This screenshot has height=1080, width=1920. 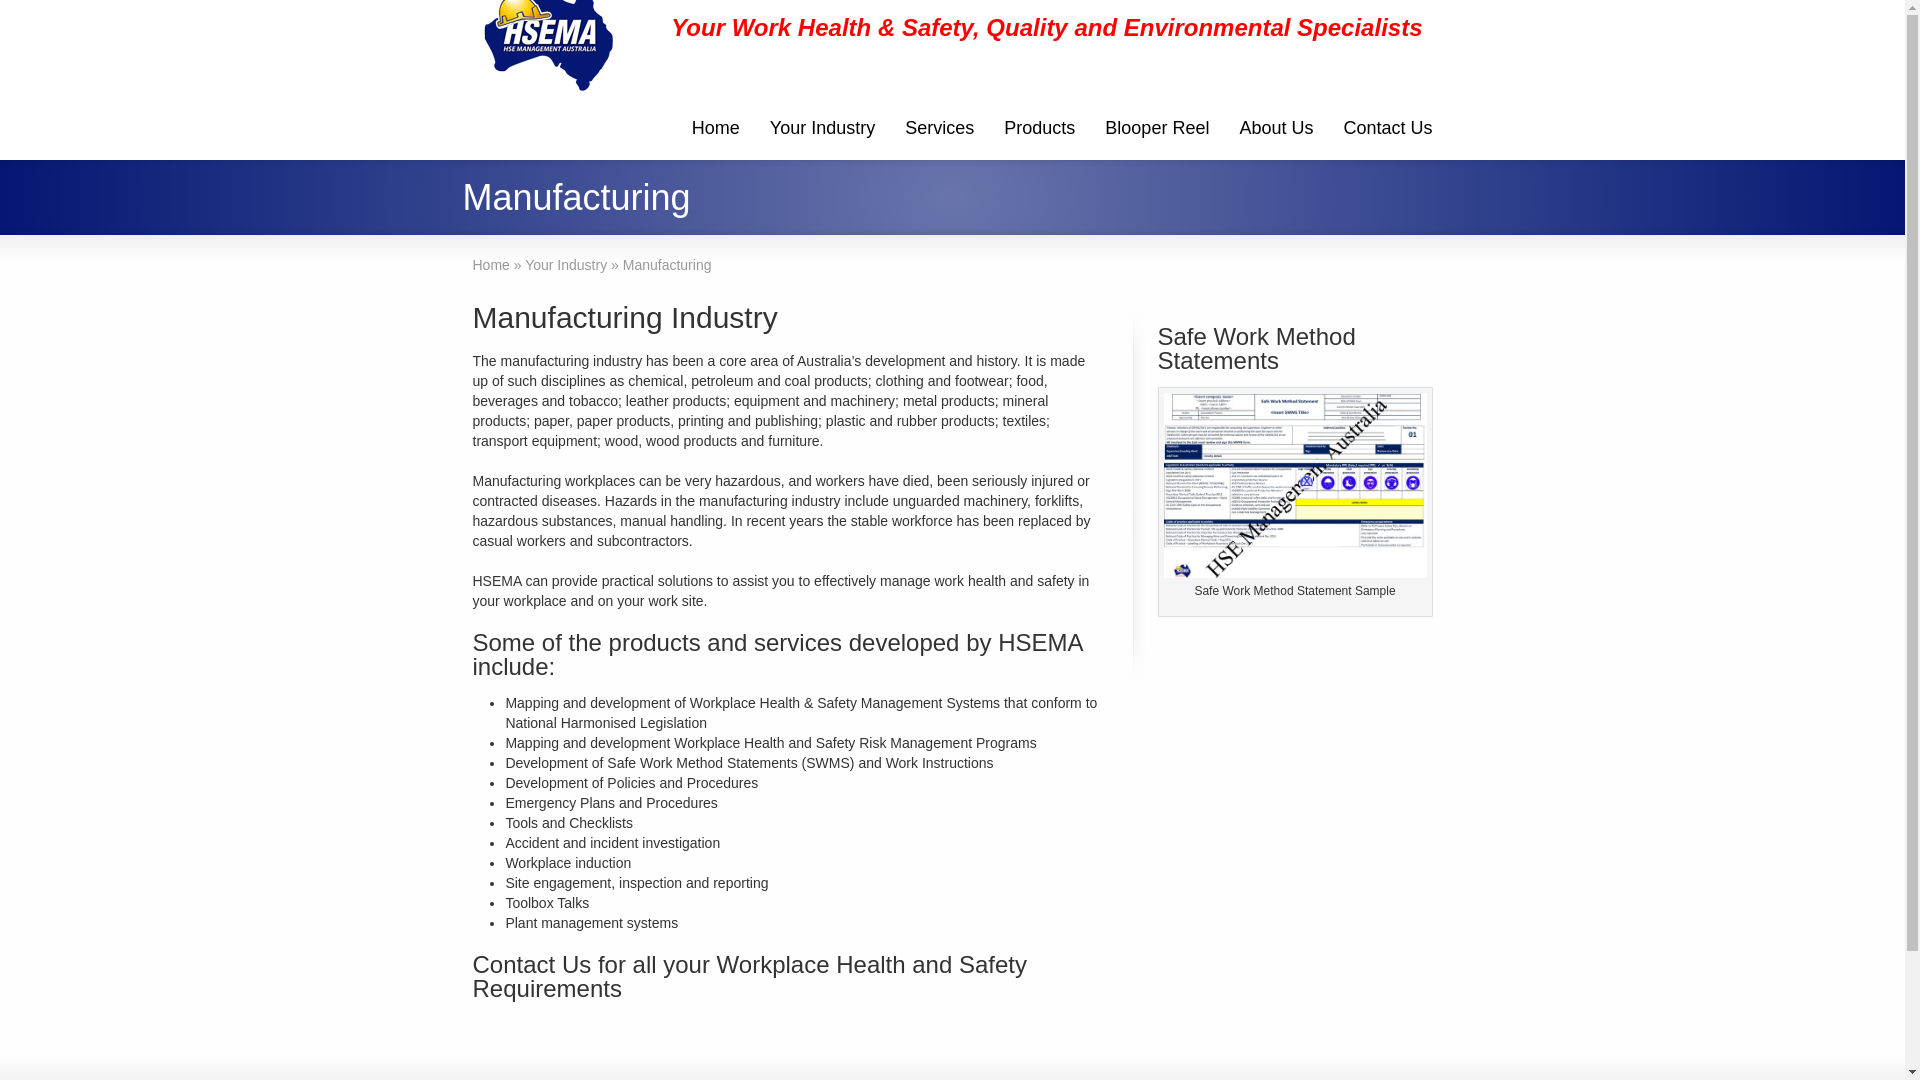 I want to click on 'Services', so click(x=938, y=130).